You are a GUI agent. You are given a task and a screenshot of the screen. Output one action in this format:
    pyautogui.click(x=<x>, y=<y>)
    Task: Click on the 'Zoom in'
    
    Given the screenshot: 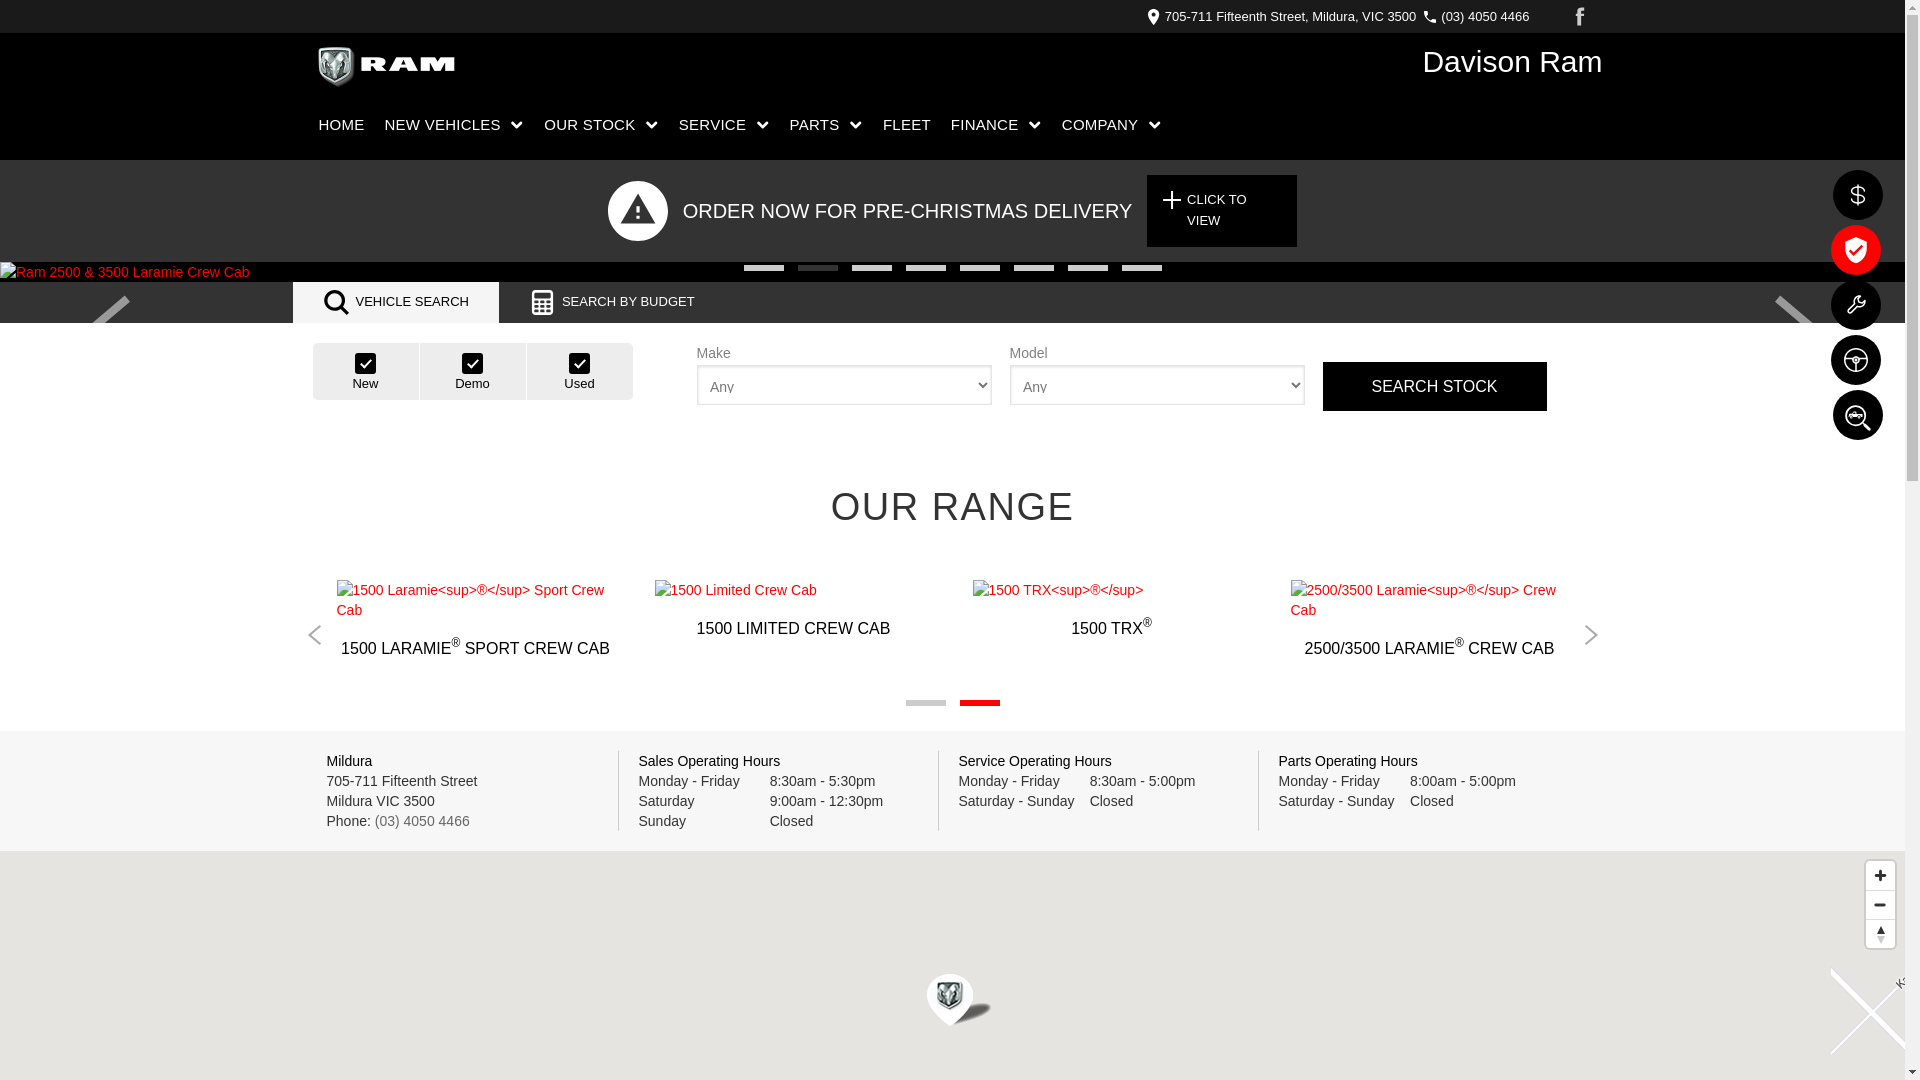 What is the action you would take?
    pyautogui.click(x=1879, y=874)
    